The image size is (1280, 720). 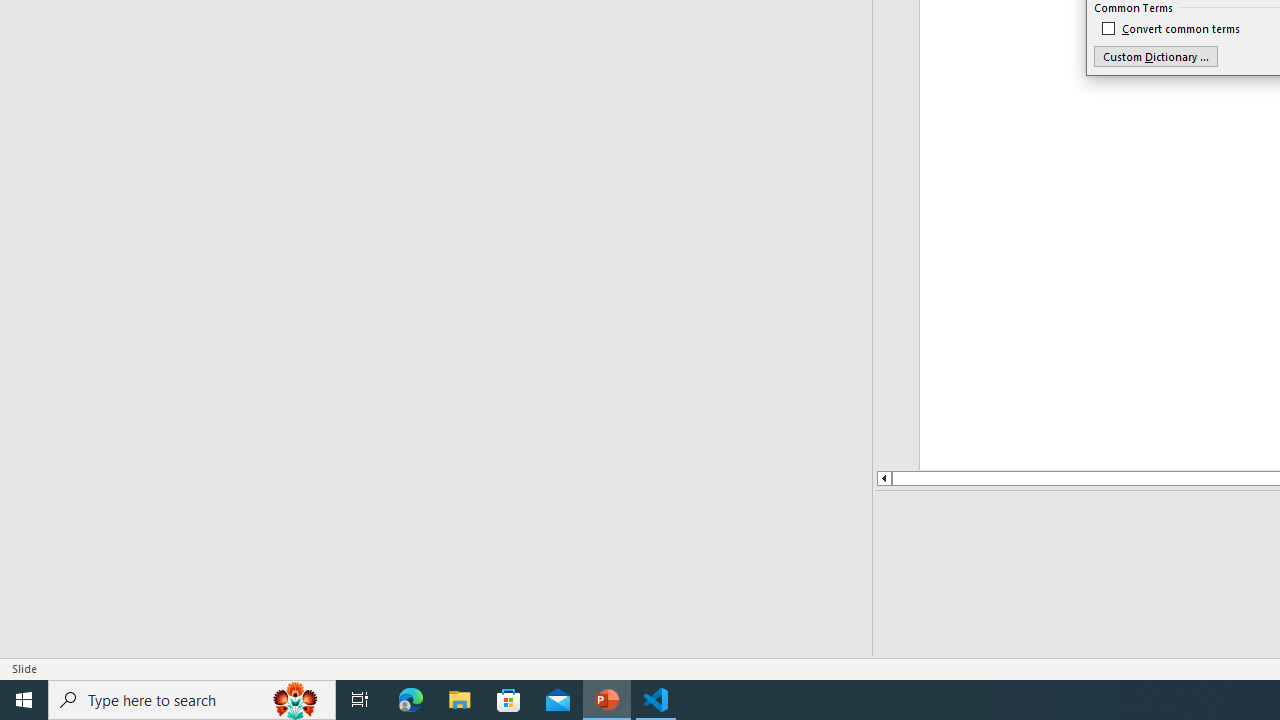 I want to click on 'Microsoft Edge', so click(x=410, y=698).